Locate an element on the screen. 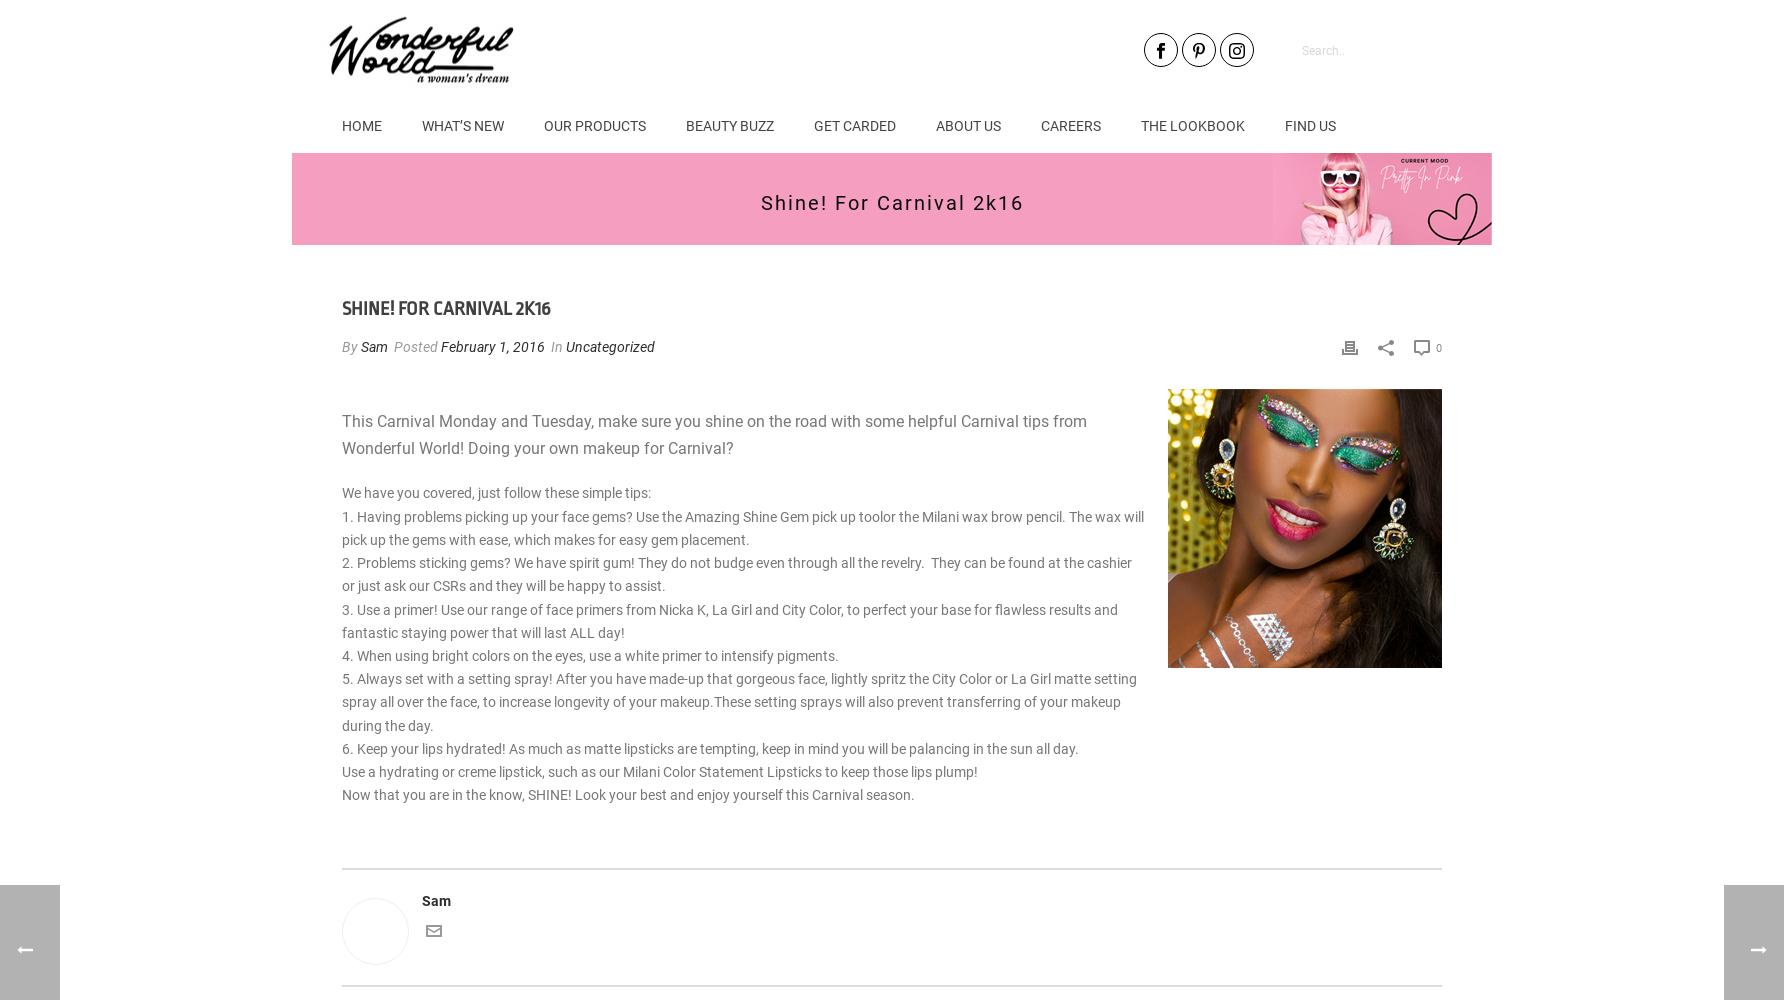 The width and height of the screenshot is (1784, 1000). '2. Problems sticking gems? We have spirit gum! They do not budge even through all the revelry.  They can be found at the cashier or just ask our CSRs and they will be happy to assist.' is located at coordinates (736, 573).